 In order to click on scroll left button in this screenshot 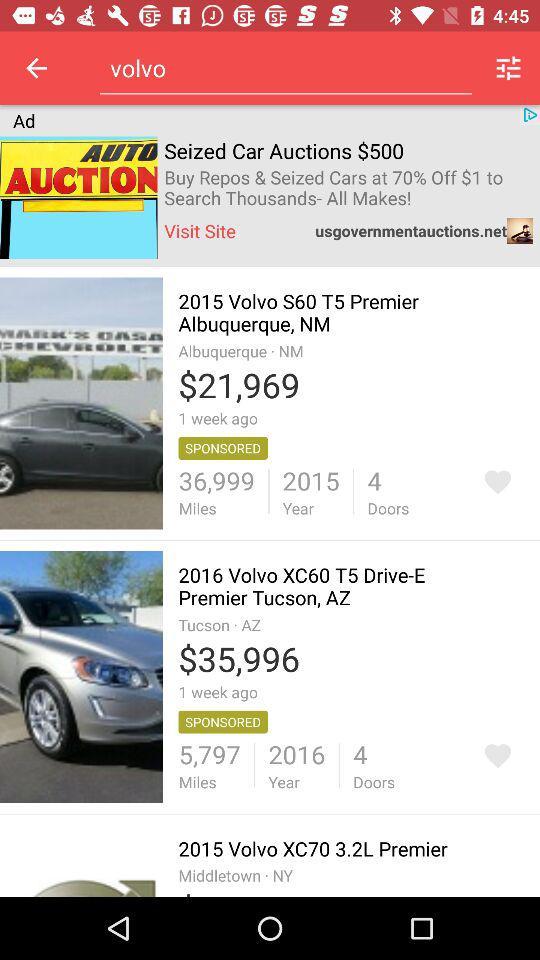, I will do `click(36, 68)`.